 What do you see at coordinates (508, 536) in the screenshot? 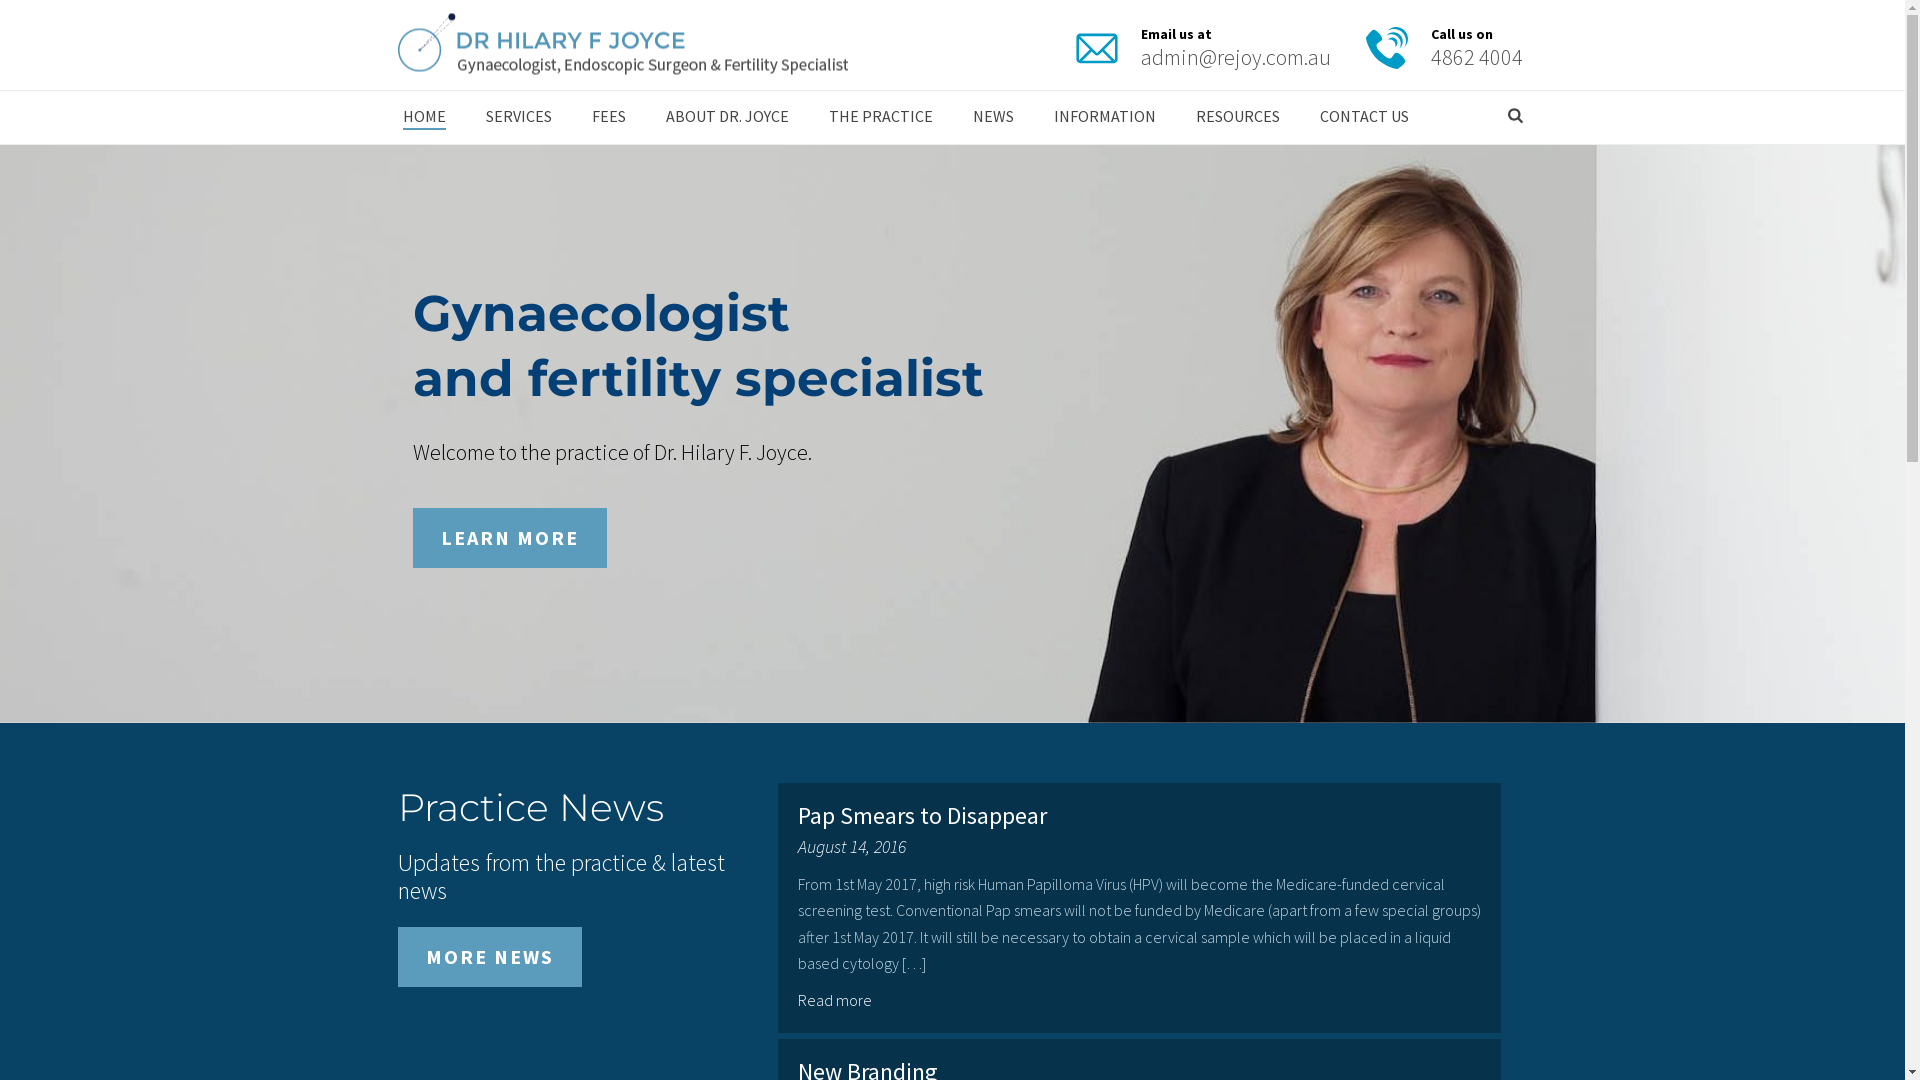
I see `'LEARN MORE'` at bounding box center [508, 536].